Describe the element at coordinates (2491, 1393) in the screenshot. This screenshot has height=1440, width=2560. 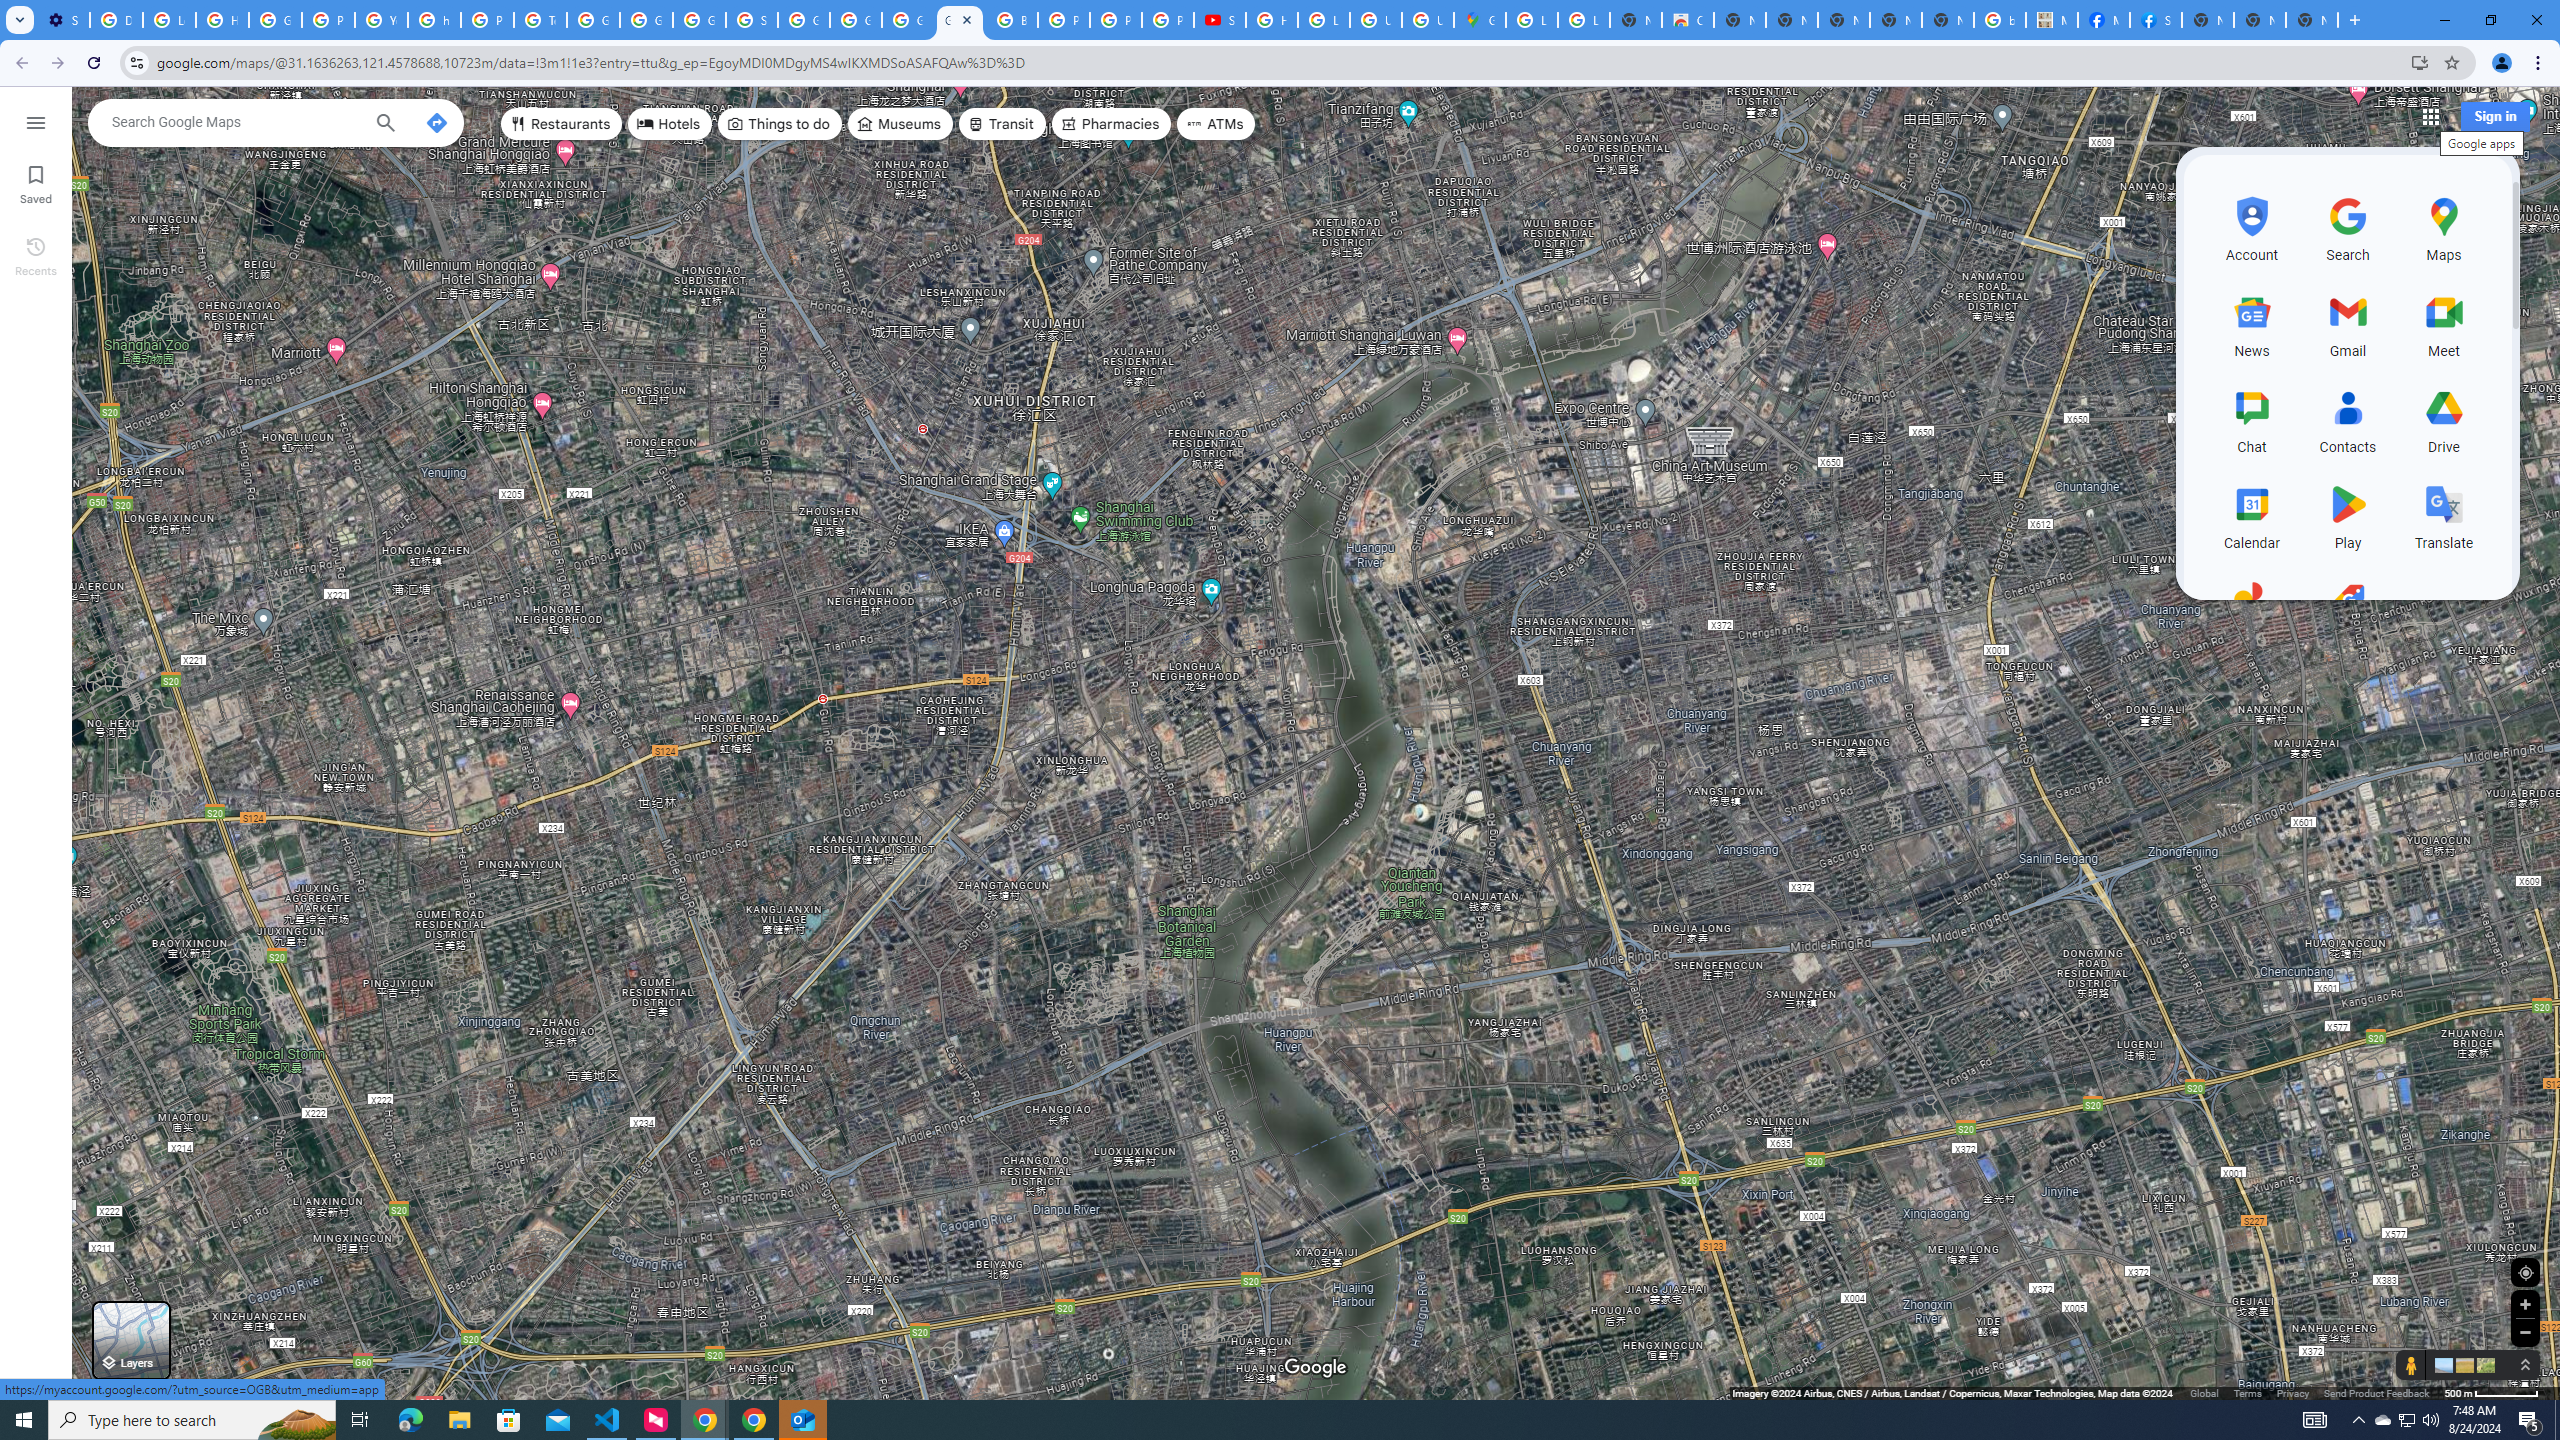
I see `'500 m'` at that location.